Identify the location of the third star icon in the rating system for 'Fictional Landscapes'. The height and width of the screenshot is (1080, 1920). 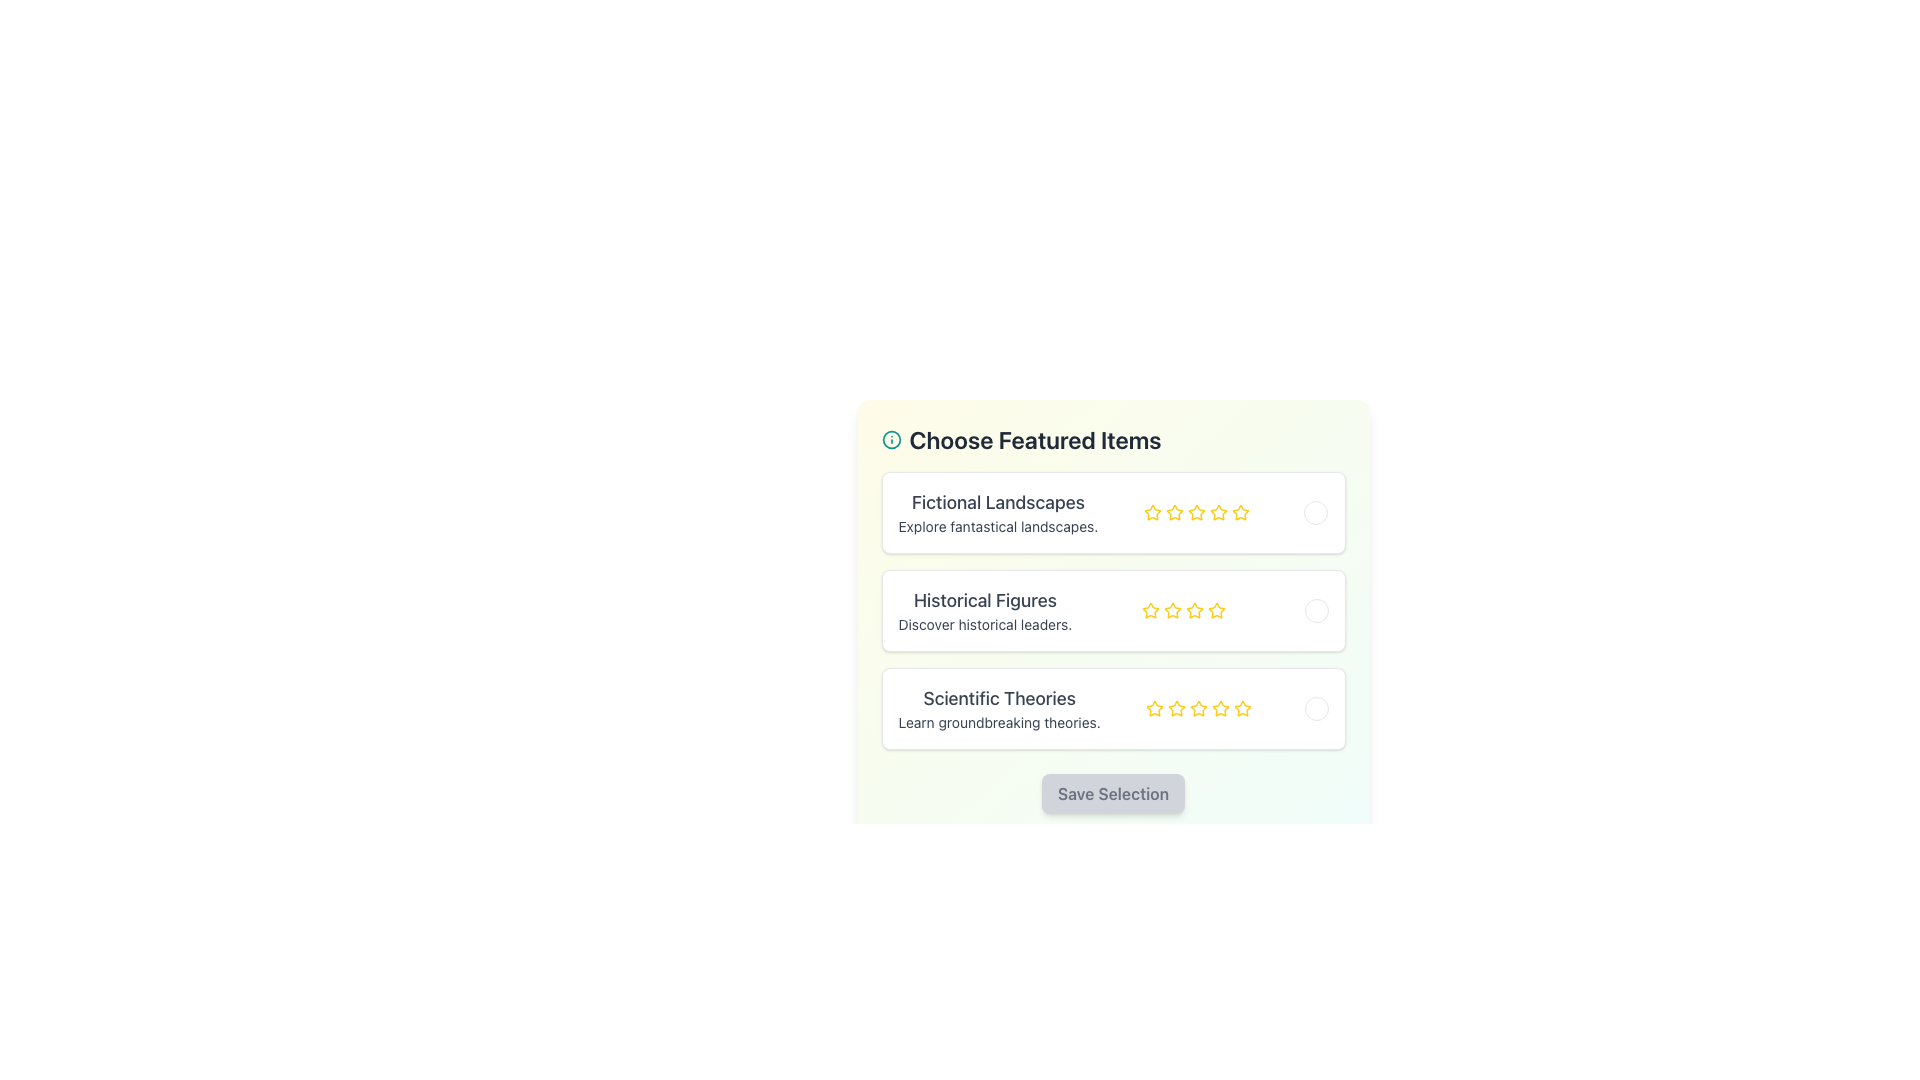
(1197, 512).